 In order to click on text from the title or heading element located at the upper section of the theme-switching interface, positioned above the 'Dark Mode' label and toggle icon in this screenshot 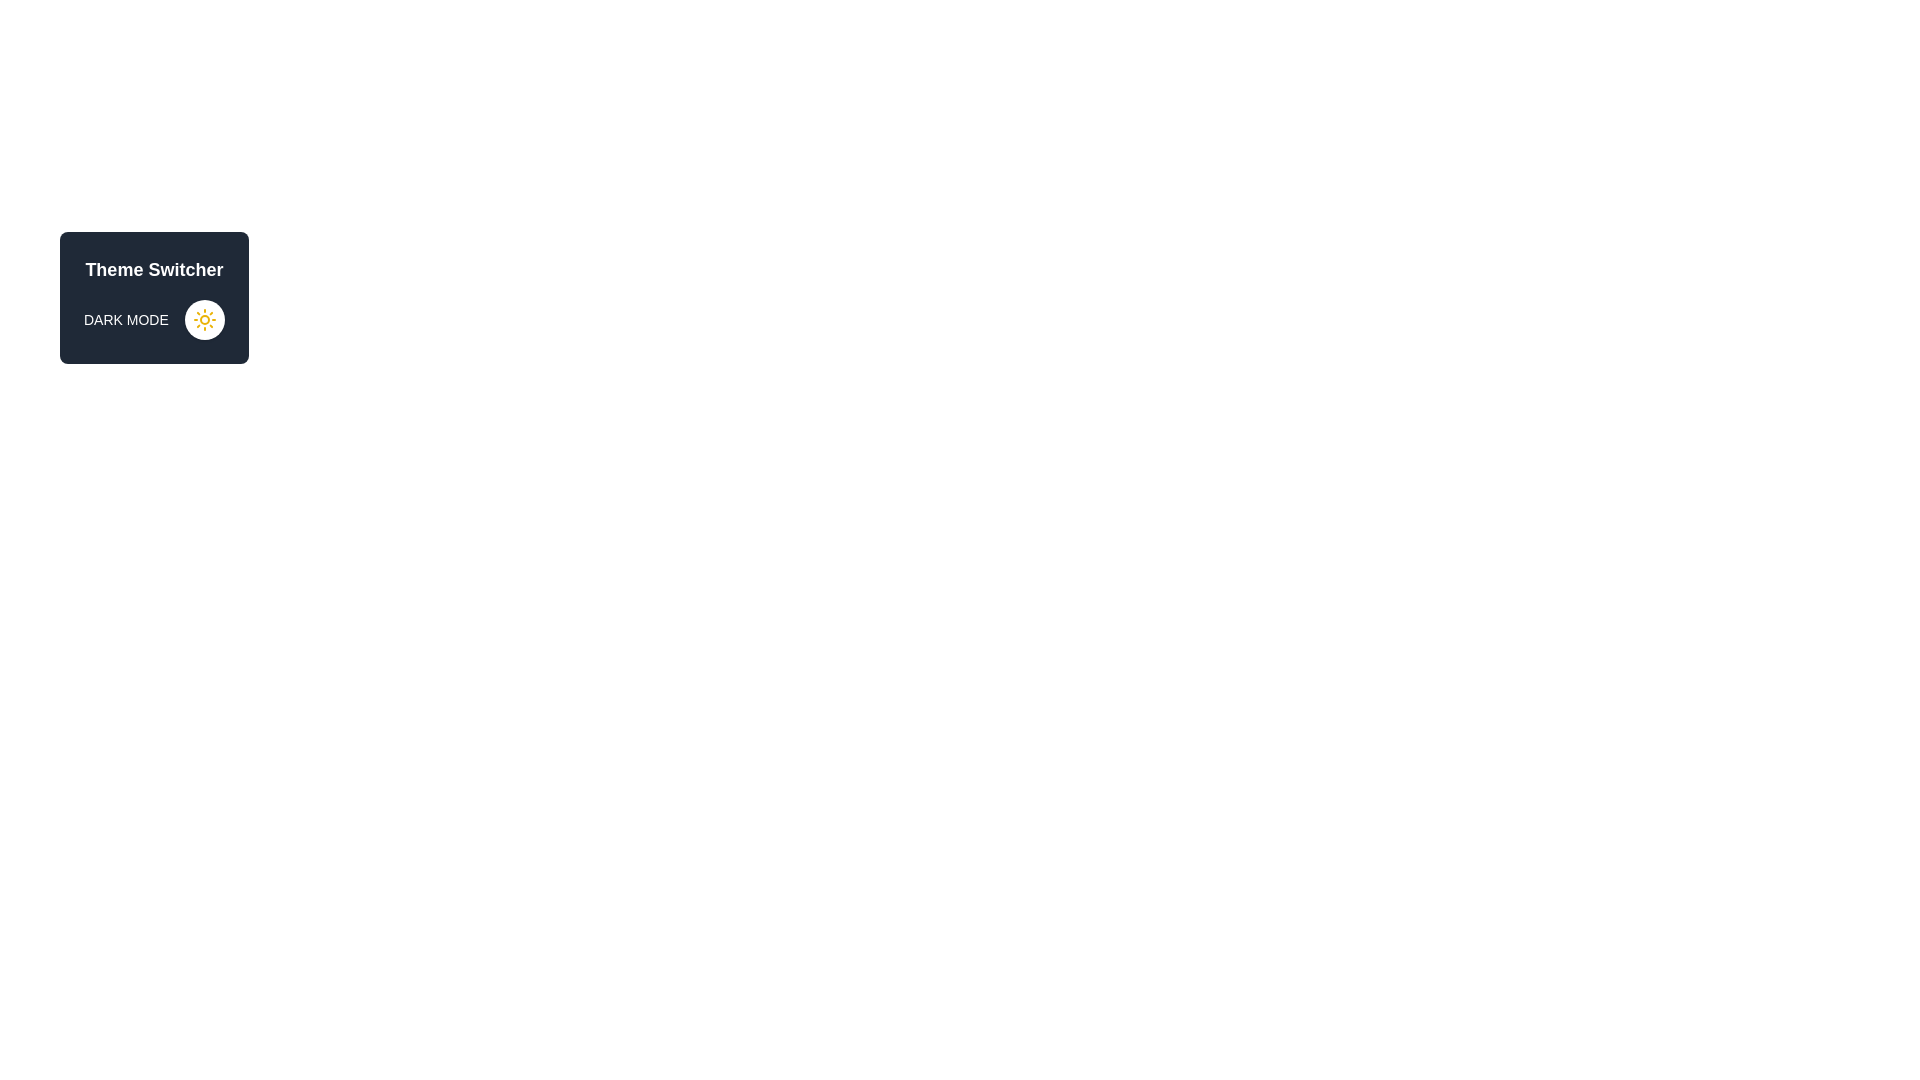, I will do `click(153, 270)`.